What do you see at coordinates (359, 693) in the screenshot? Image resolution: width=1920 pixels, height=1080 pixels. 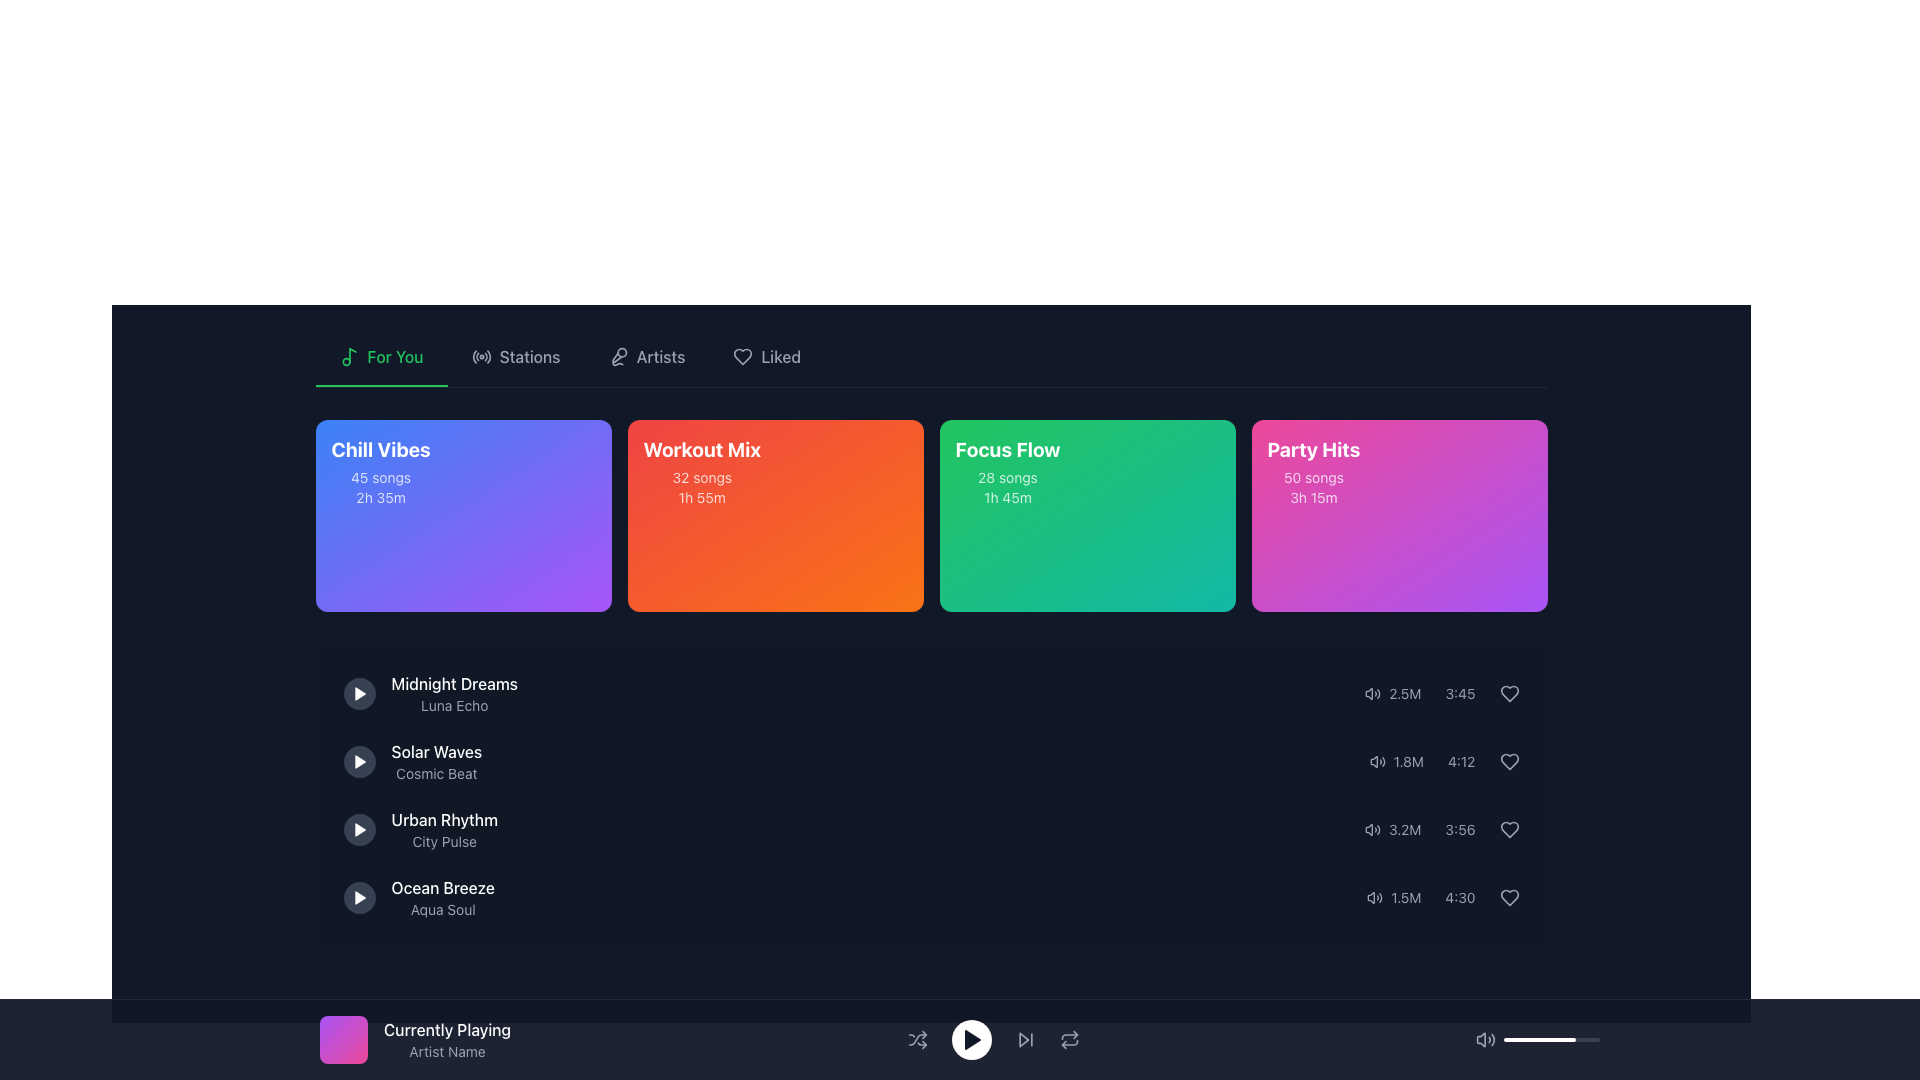 I see `the circular button with a dark gray background and a white triangular play icon located to the left of the text 'Midnight Dreams'` at bounding box center [359, 693].